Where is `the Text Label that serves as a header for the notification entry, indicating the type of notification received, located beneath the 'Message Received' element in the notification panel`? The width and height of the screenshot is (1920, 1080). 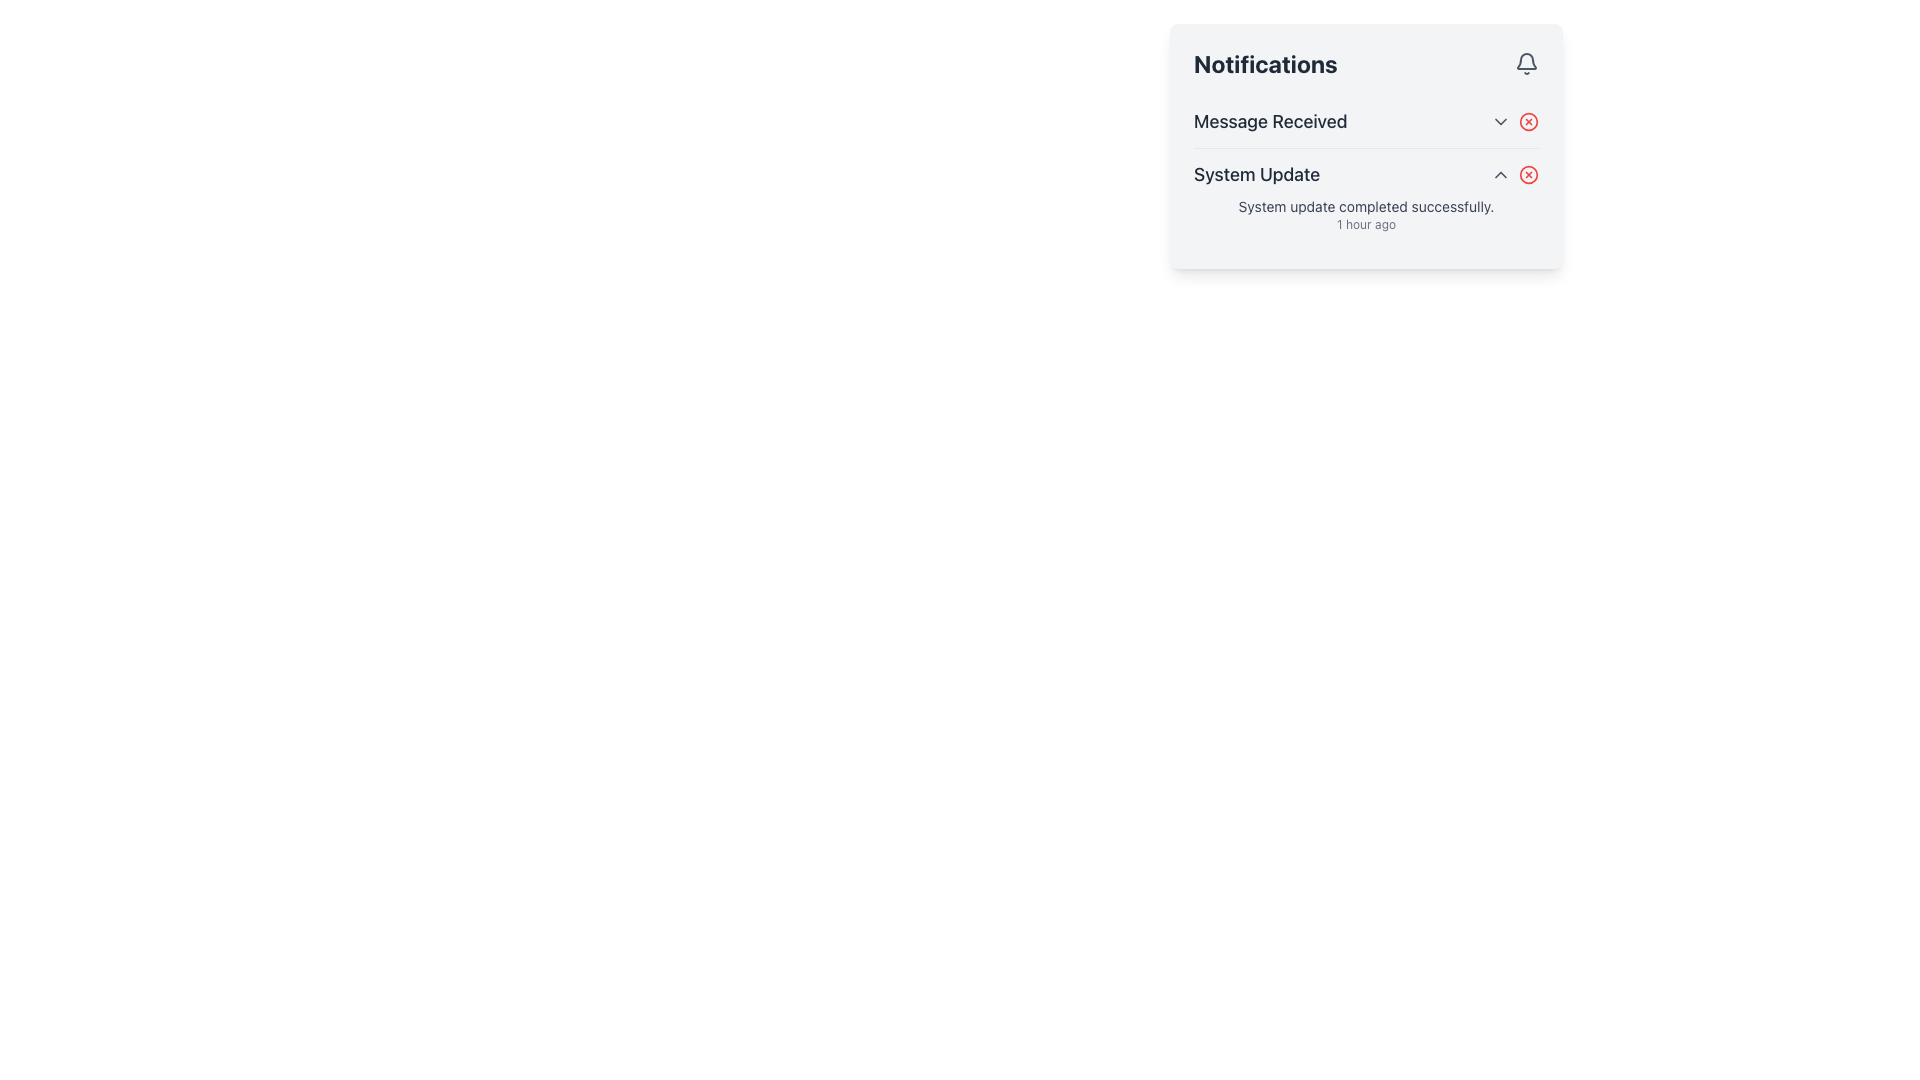 the Text Label that serves as a header for the notification entry, indicating the type of notification received, located beneath the 'Message Received' element in the notification panel is located at coordinates (1256, 173).